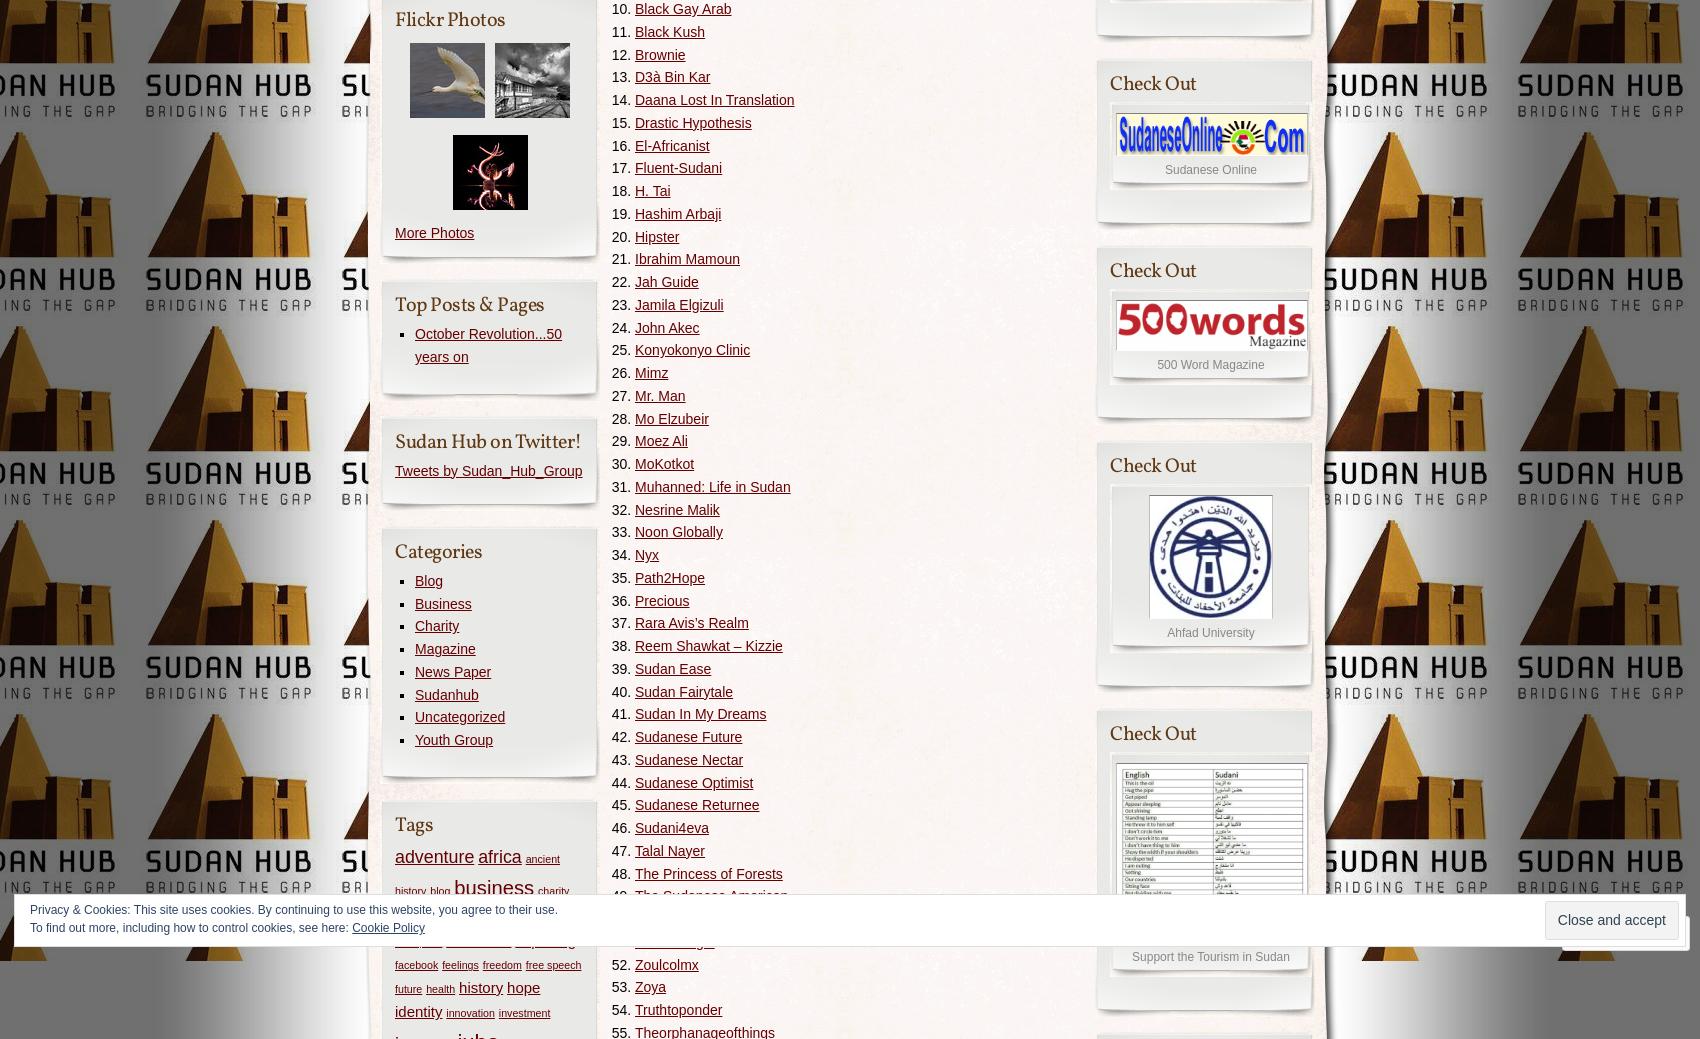  I want to click on 'Sudani4eva', so click(671, 826).